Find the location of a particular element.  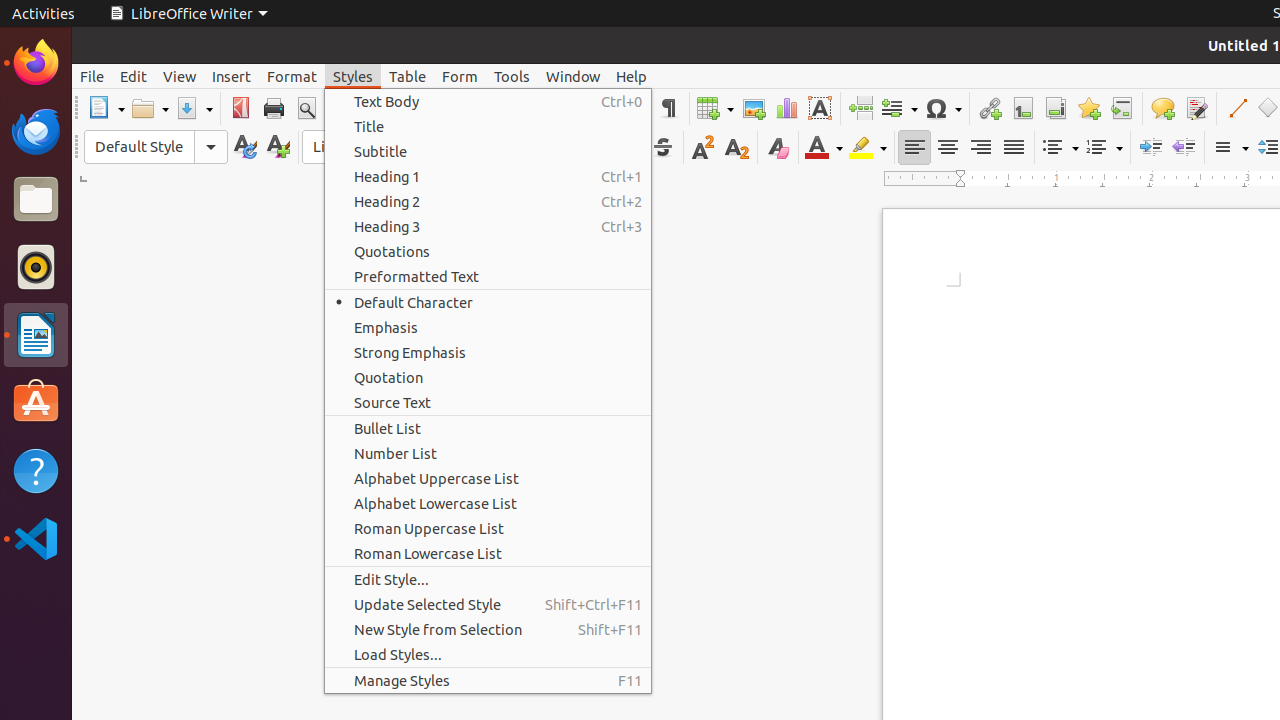

'Text Body' is located at coordinates (487, 101).